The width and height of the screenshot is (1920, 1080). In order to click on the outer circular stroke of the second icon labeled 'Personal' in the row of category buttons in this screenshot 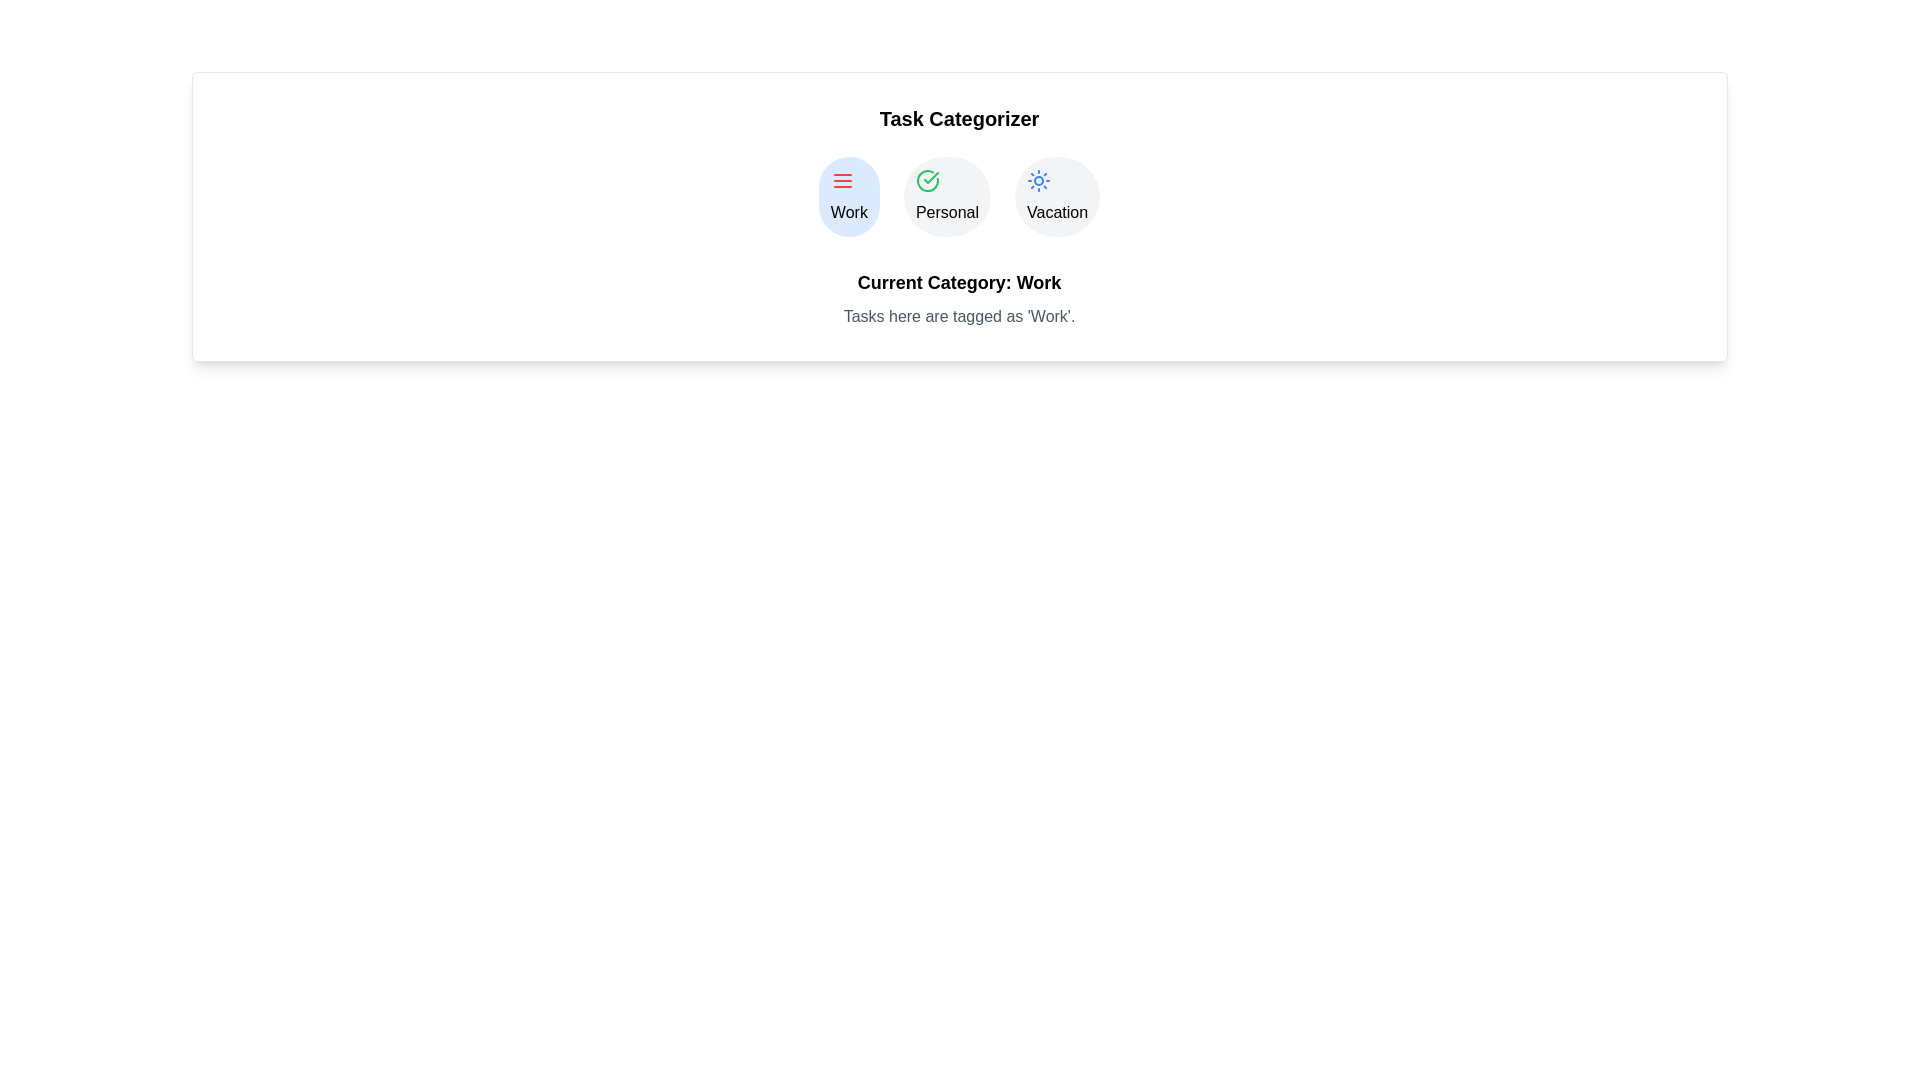, I will do `click(926, 181)`.